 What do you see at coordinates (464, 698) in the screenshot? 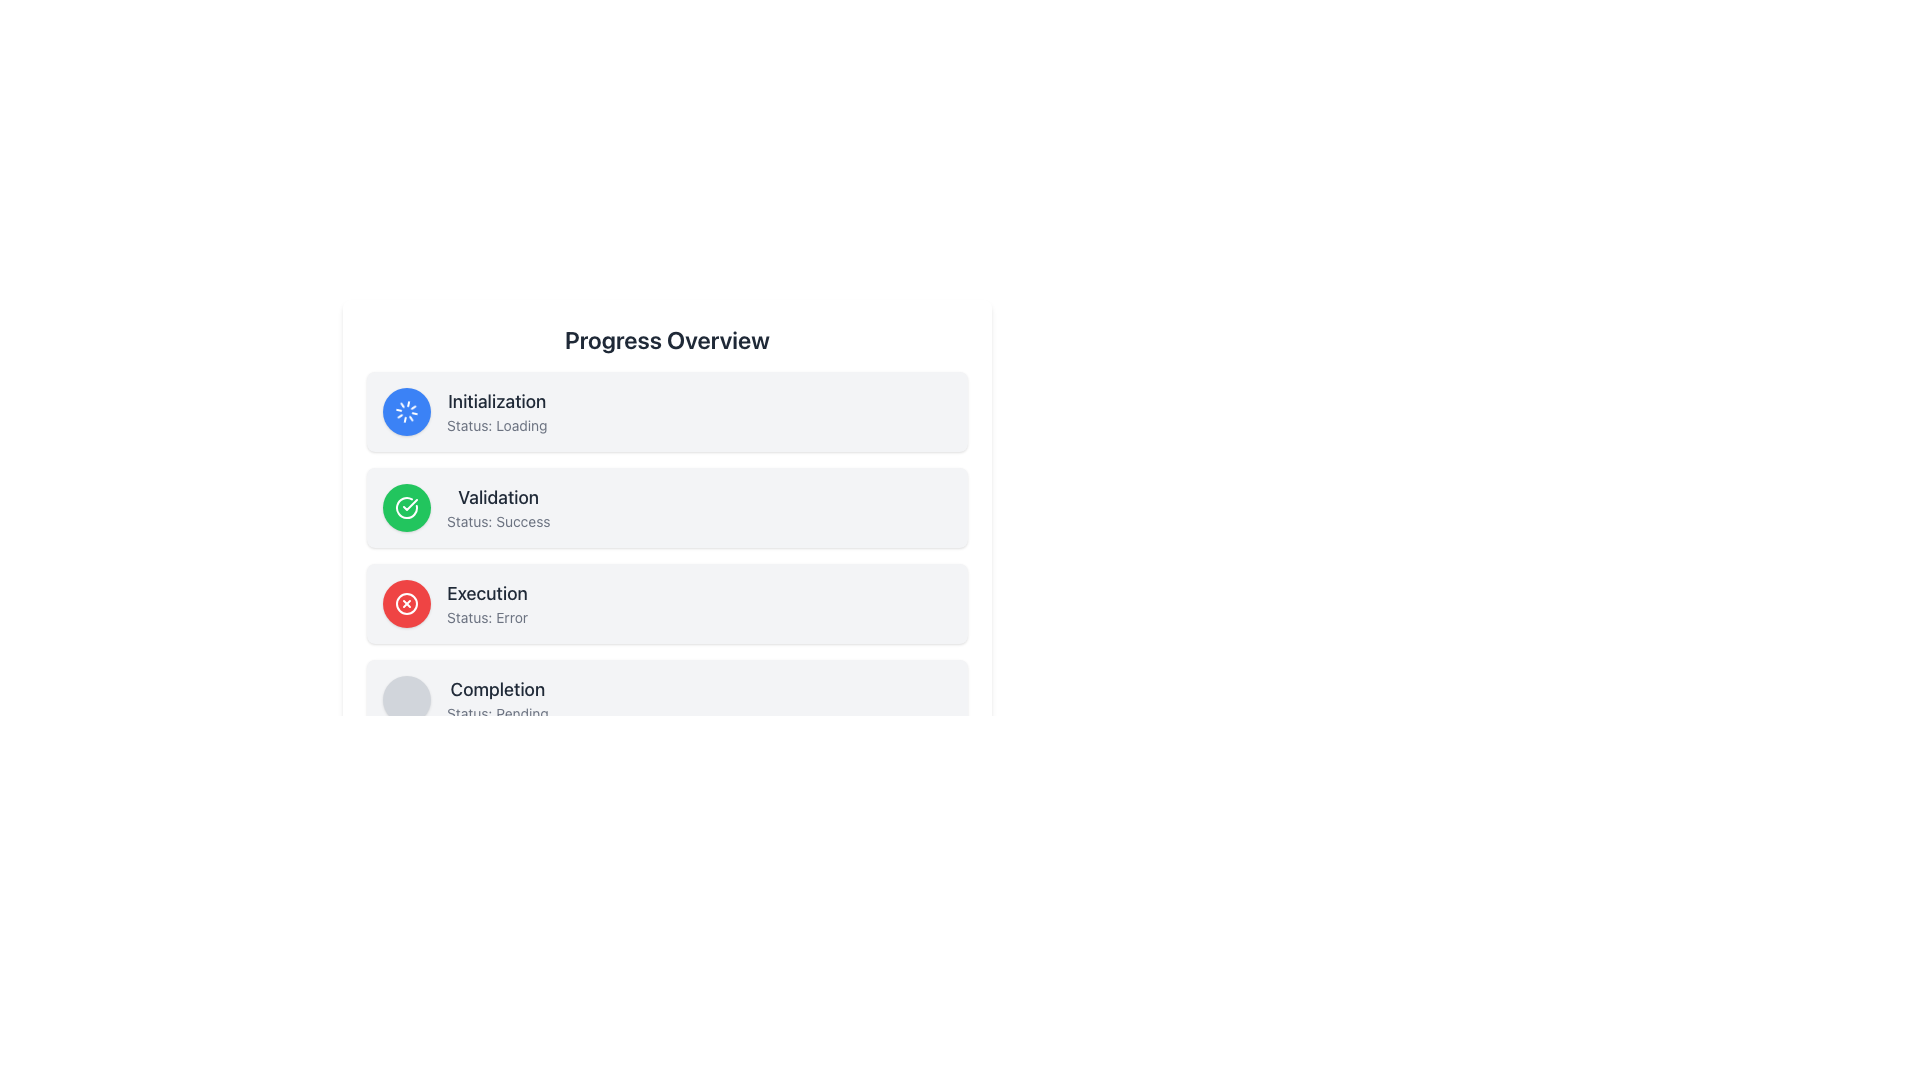
I see `the fourth List Item under the 'Progress Overview' heading, which contains a circular icon and the text 'Completion' and 'Status: Pending'` at bounding box center [464, 698].